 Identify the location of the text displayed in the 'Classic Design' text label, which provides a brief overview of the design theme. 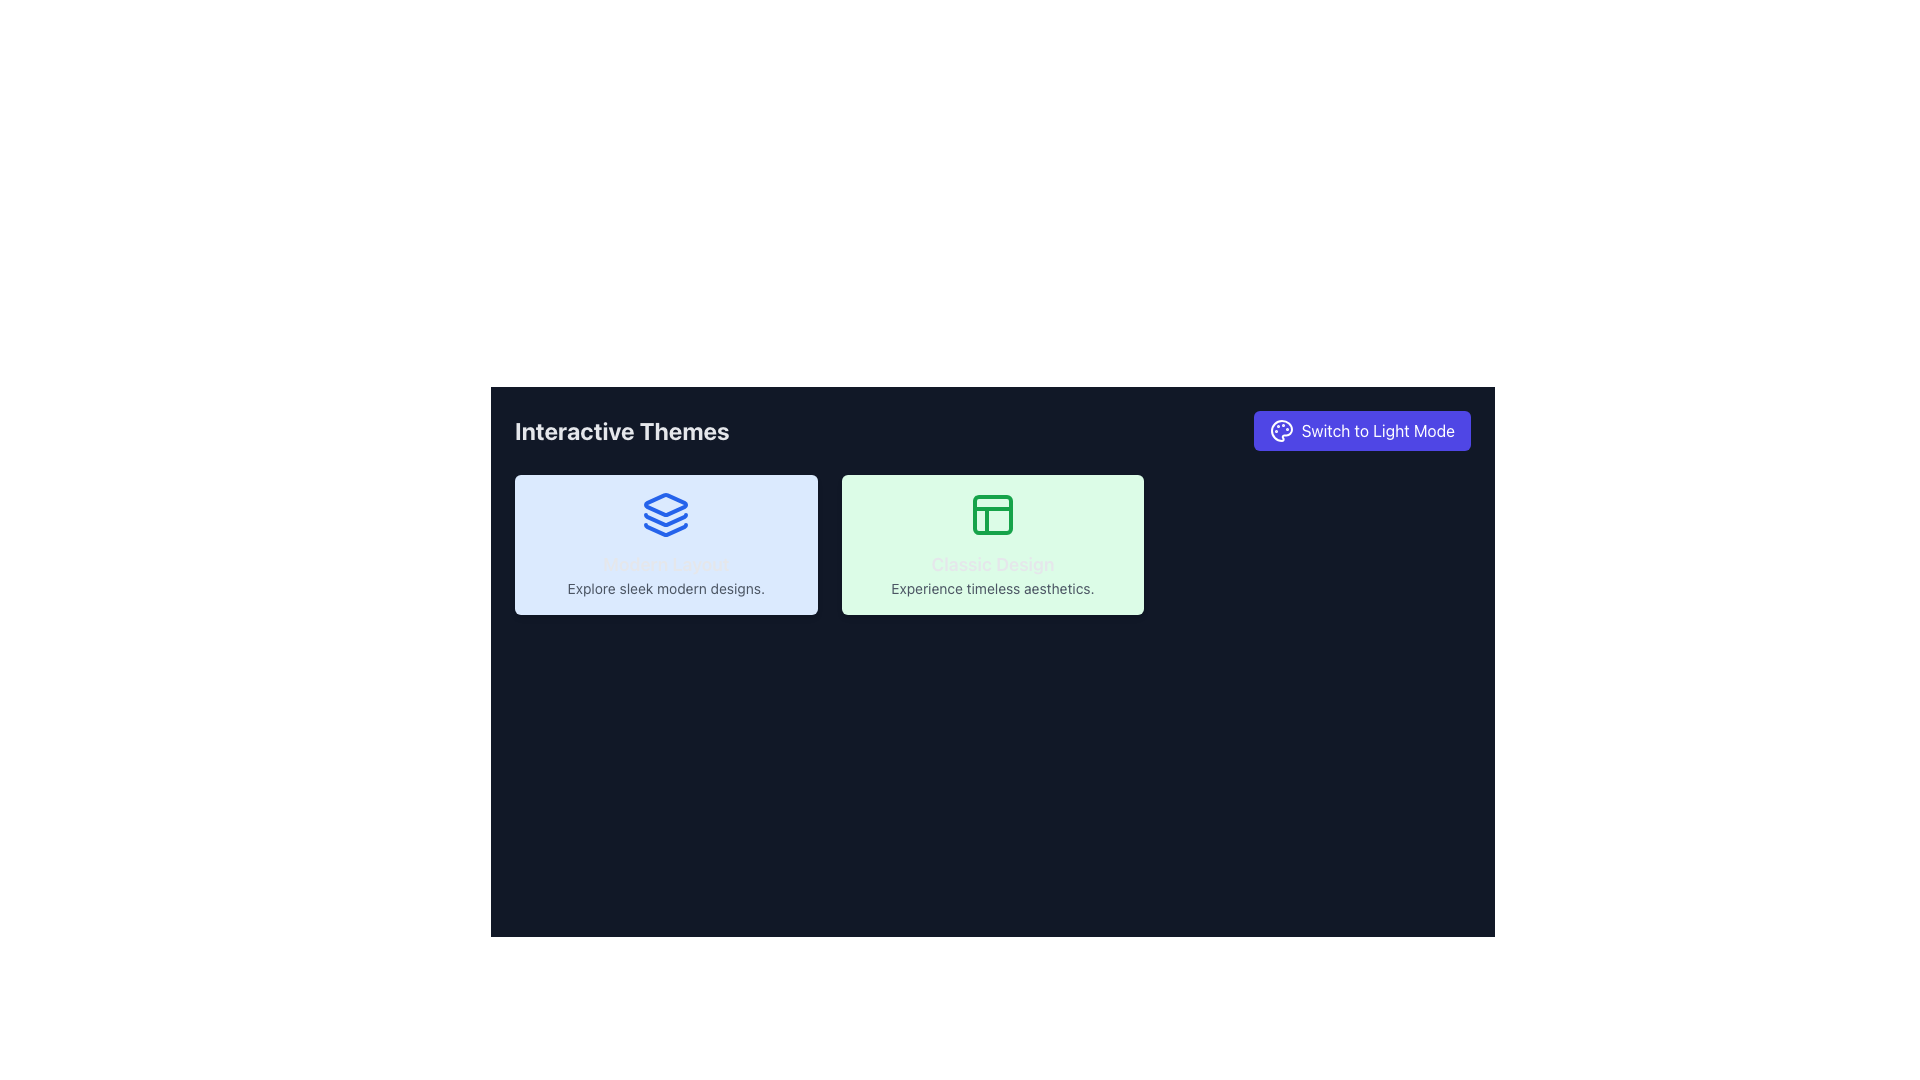
(993, 574).